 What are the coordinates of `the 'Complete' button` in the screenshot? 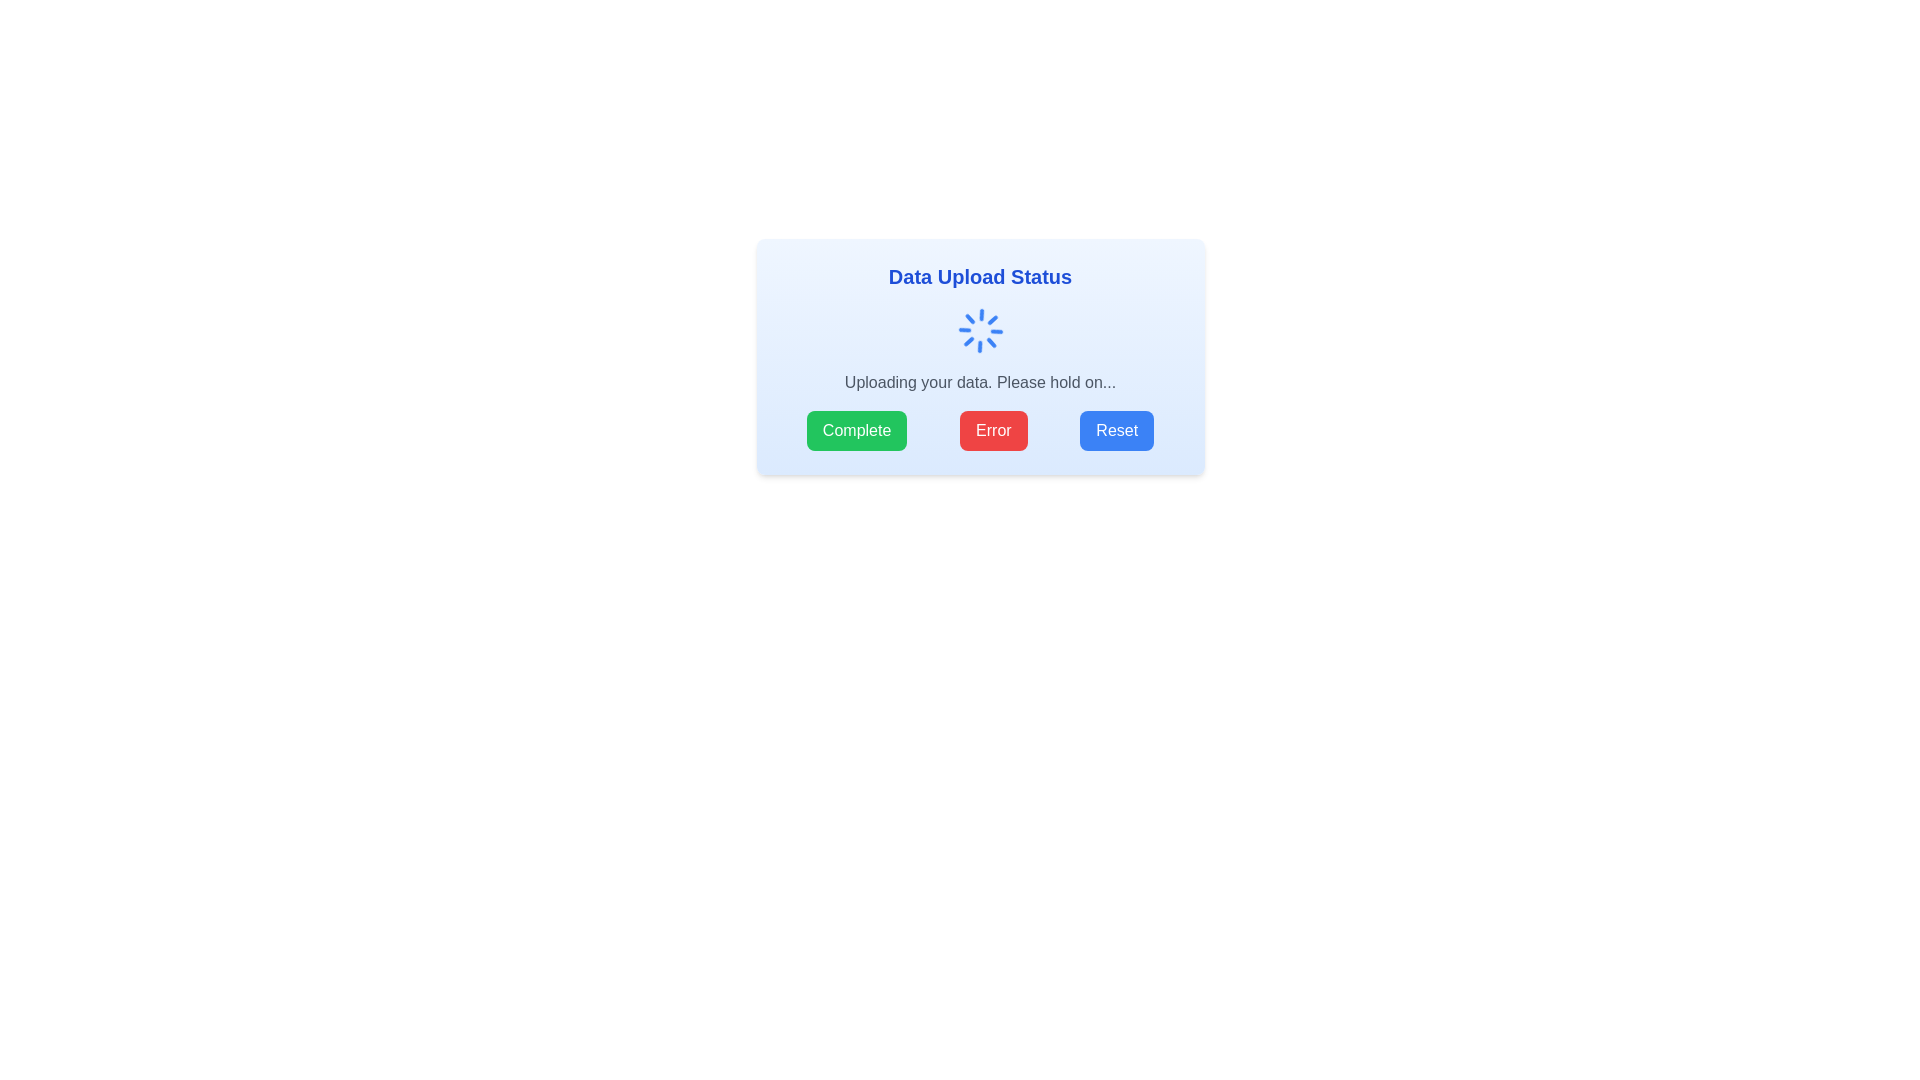 It's located at (857, 430).